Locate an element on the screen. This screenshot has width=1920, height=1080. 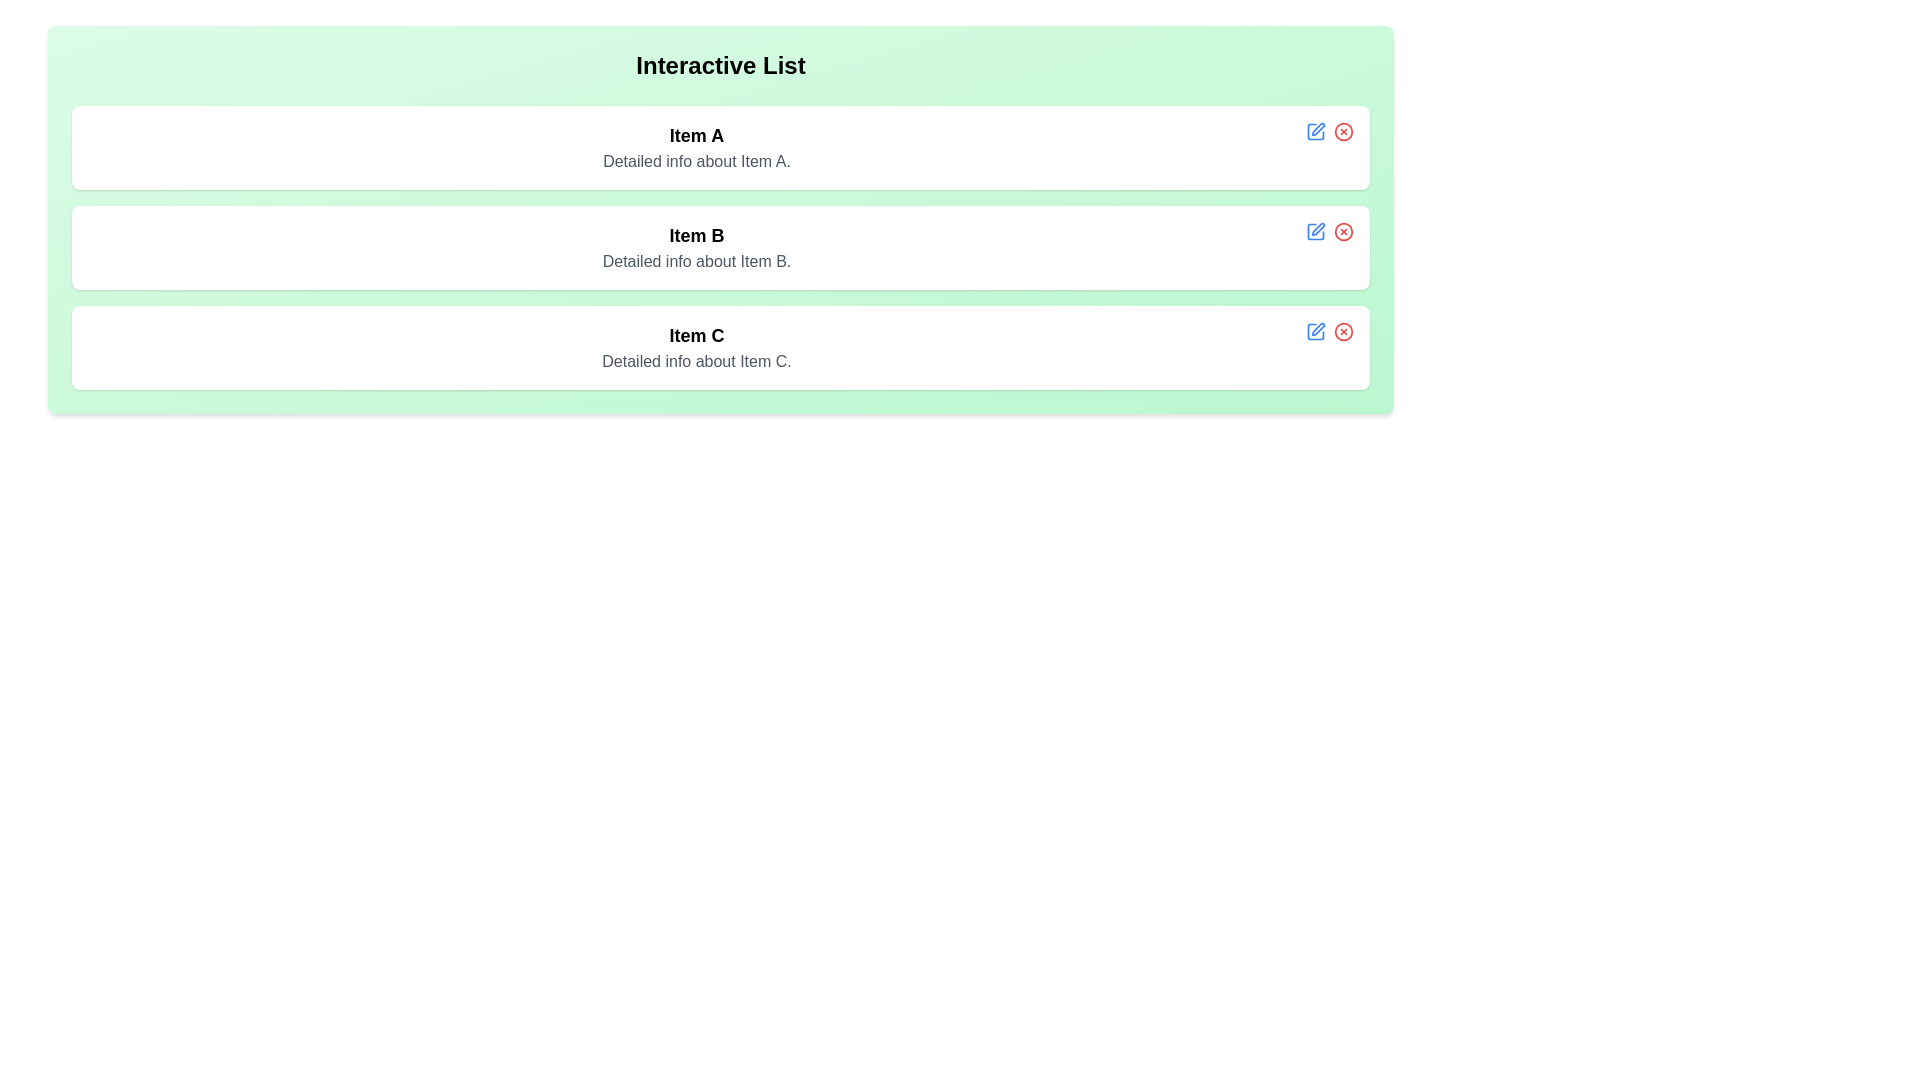
the dismiss or close icon button associated with 'Item A' in the top row of the vertical list is located at coordinates (1344, 131).